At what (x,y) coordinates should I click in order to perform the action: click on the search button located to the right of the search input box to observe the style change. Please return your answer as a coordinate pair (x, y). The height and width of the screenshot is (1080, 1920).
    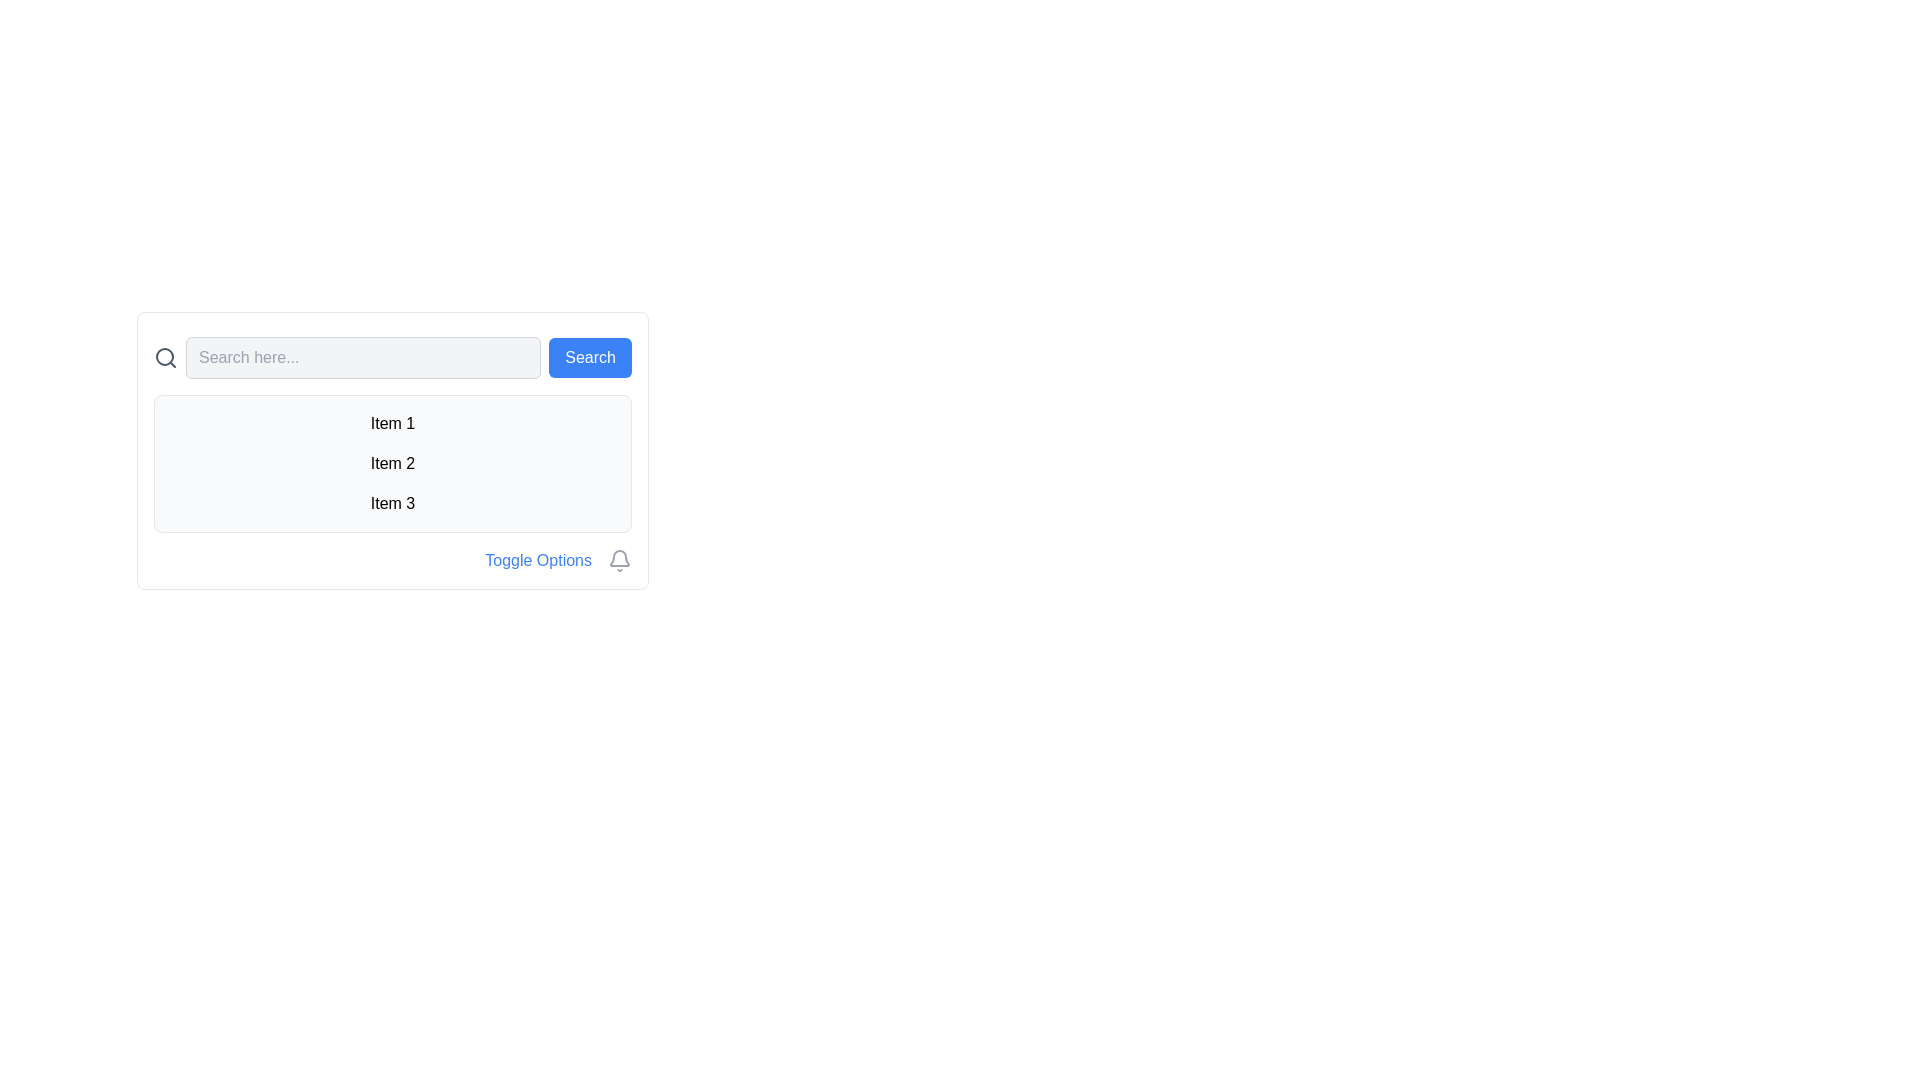
    Looking at the image, I should click on (589, 357).